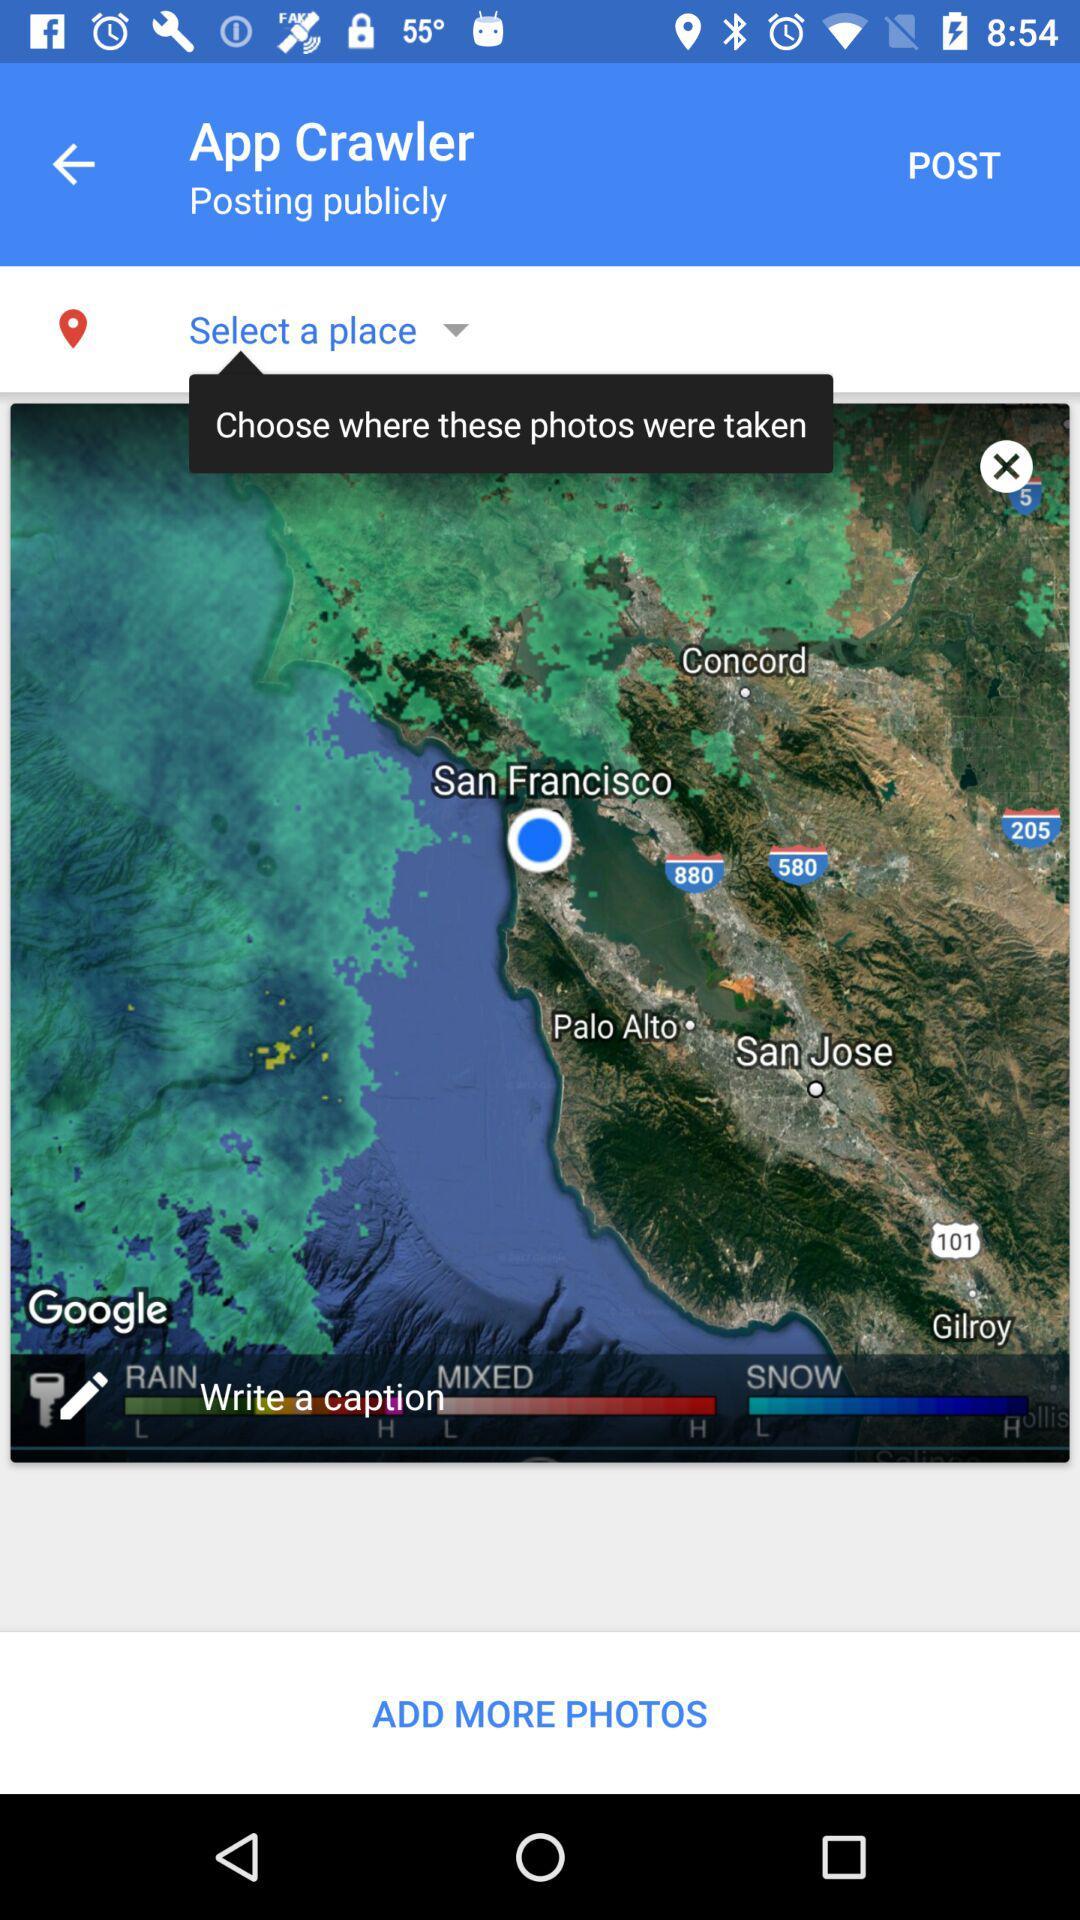 The height and width of the screenshot is (1920, 1080). I want to click on icon to the left of the app crawler item, so click(72, 164).